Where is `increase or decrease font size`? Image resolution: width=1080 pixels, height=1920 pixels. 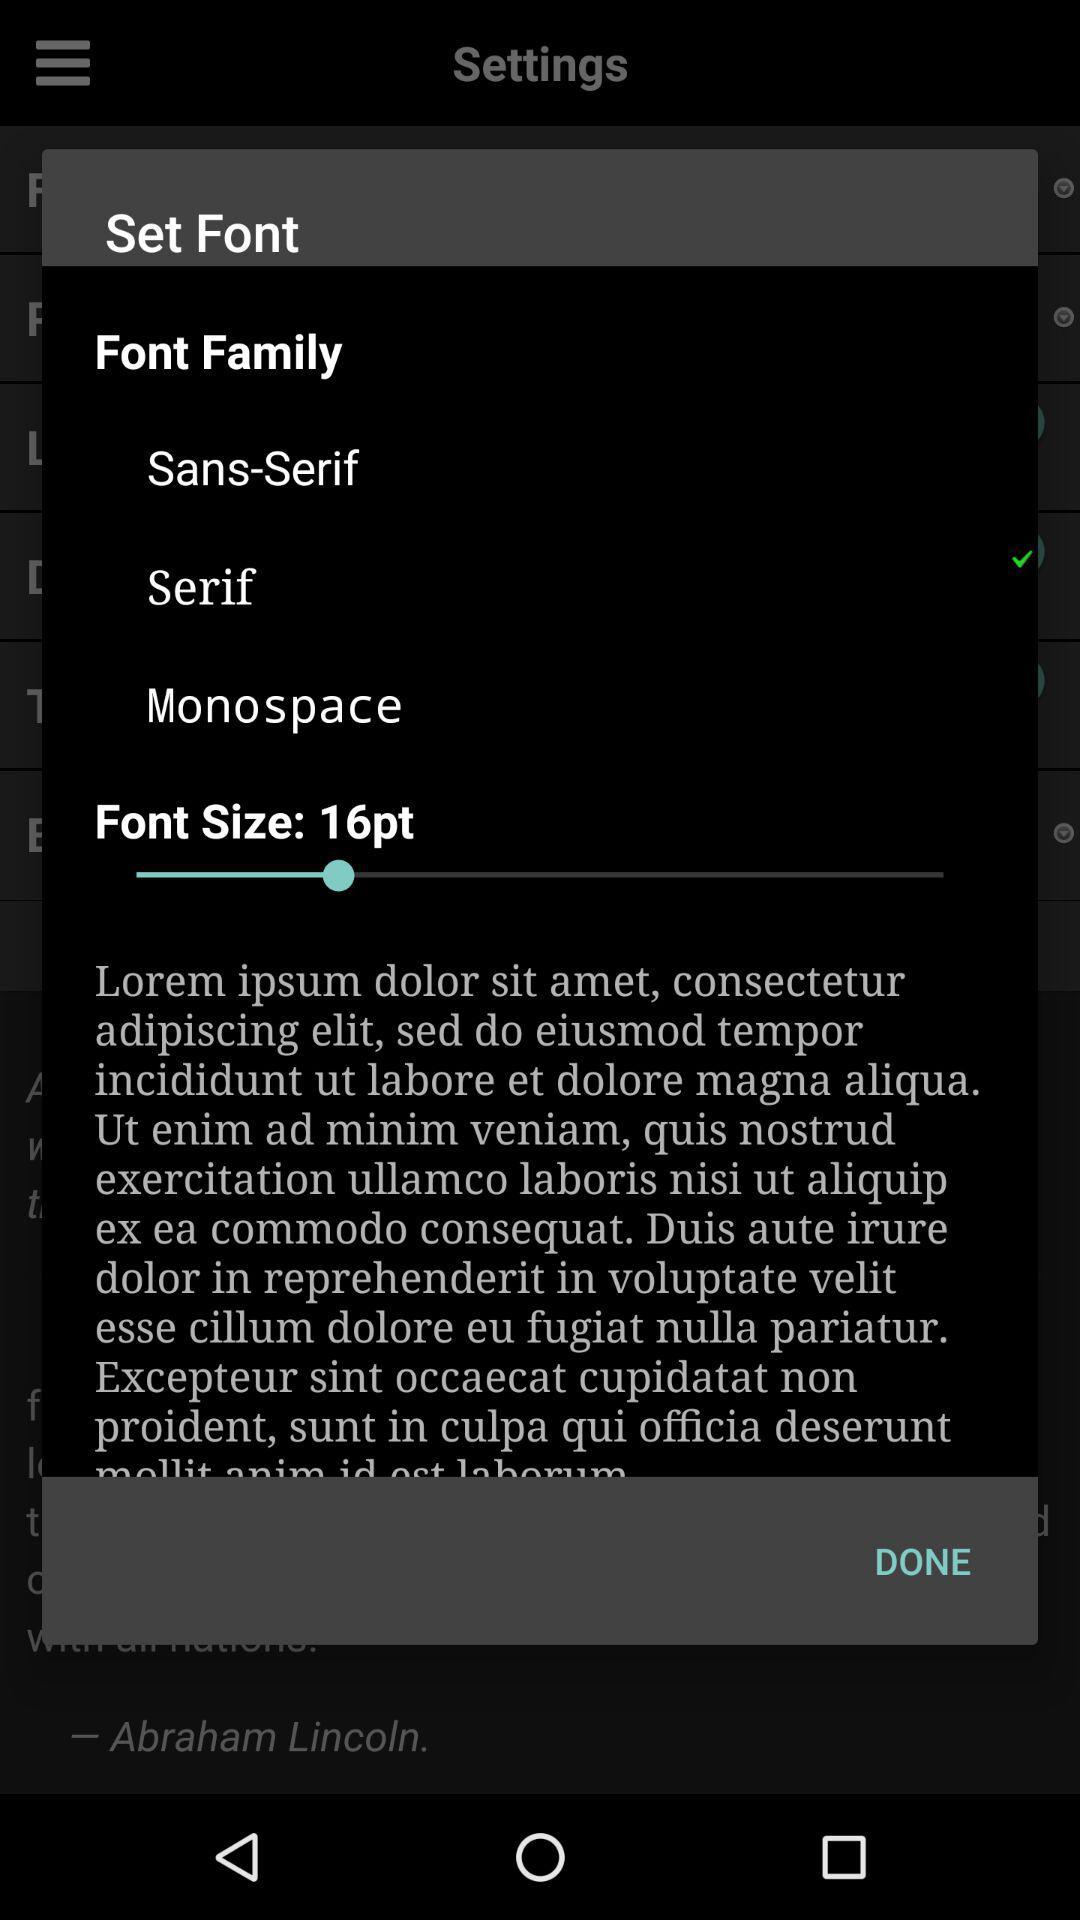 increase or decrease font size is located at coordinates (540, 875).